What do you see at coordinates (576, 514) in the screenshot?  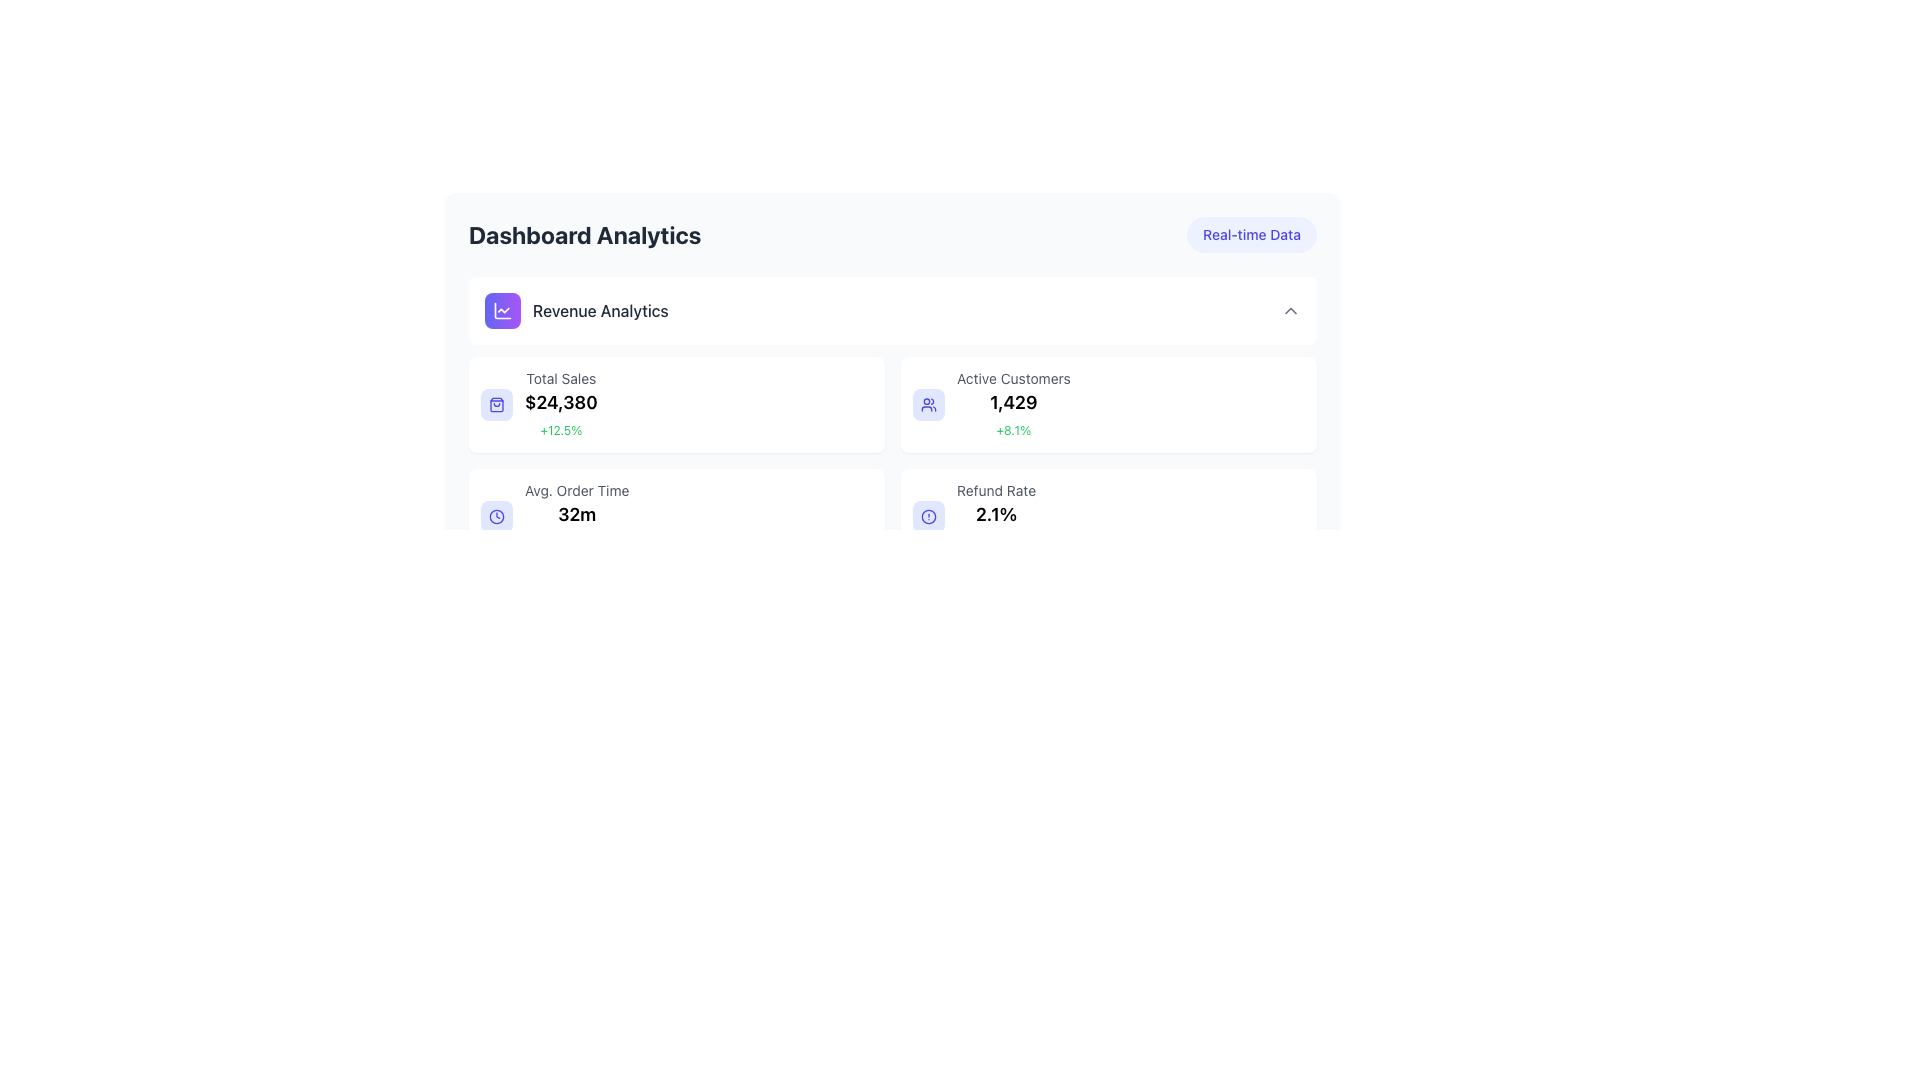 I see `the Text Display Element that shows '32m' in bold, located in the 'Avg. Order Time' subsection of the dashboard interface` at bounding box center [576, 514].